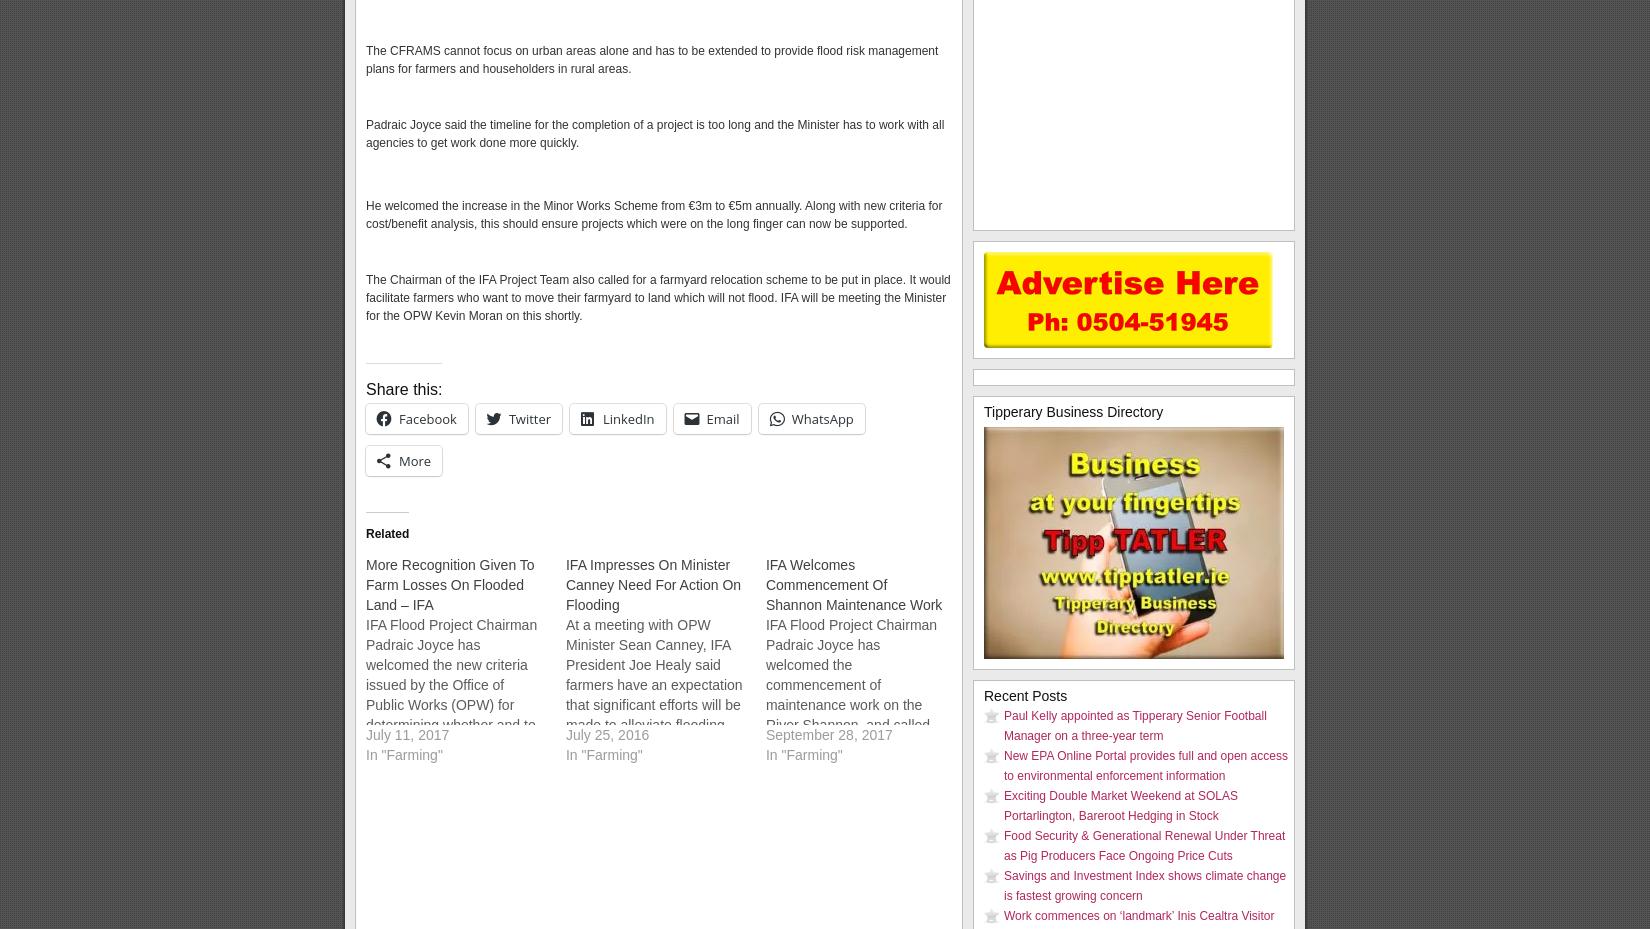 This screenshot has width=1650, height=929. I want to click on 'Twitter', so click(507, 417).